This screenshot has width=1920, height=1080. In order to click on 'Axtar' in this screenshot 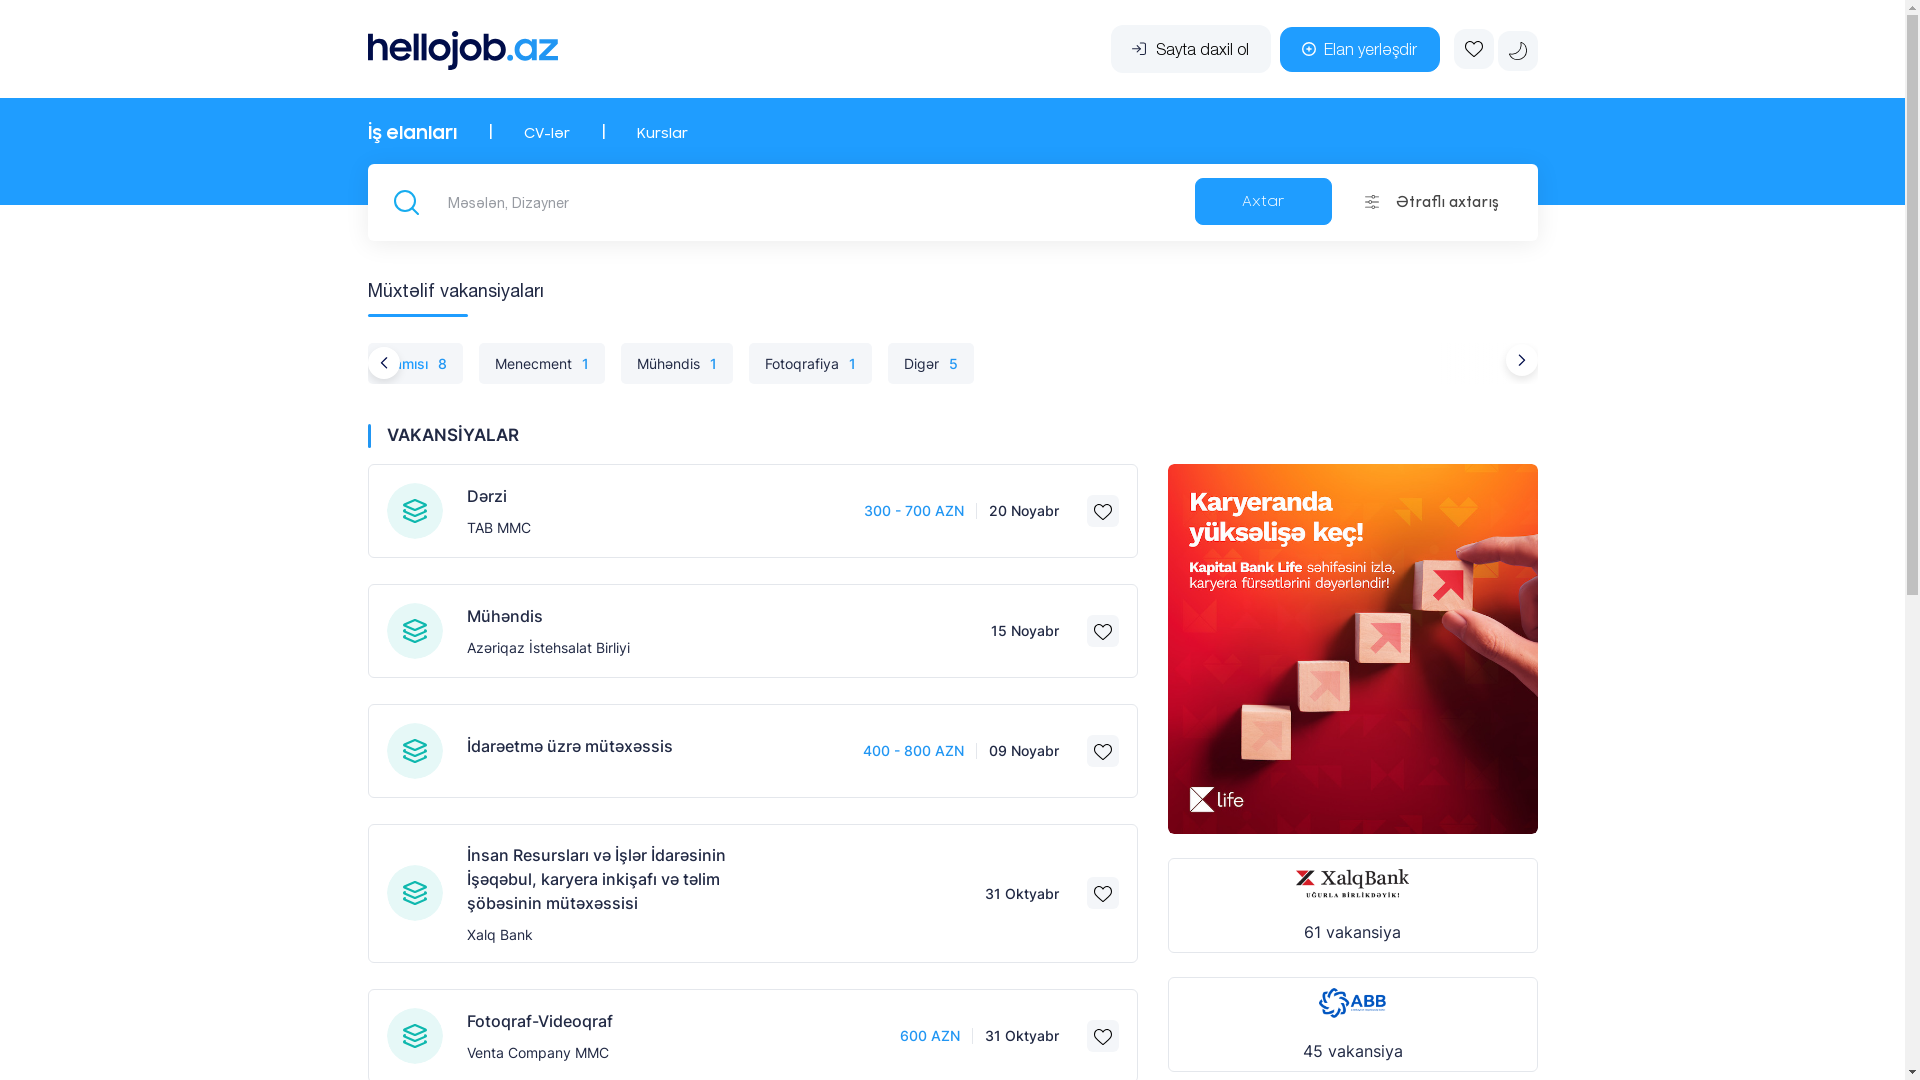, I will do `click(1262, 201)`.